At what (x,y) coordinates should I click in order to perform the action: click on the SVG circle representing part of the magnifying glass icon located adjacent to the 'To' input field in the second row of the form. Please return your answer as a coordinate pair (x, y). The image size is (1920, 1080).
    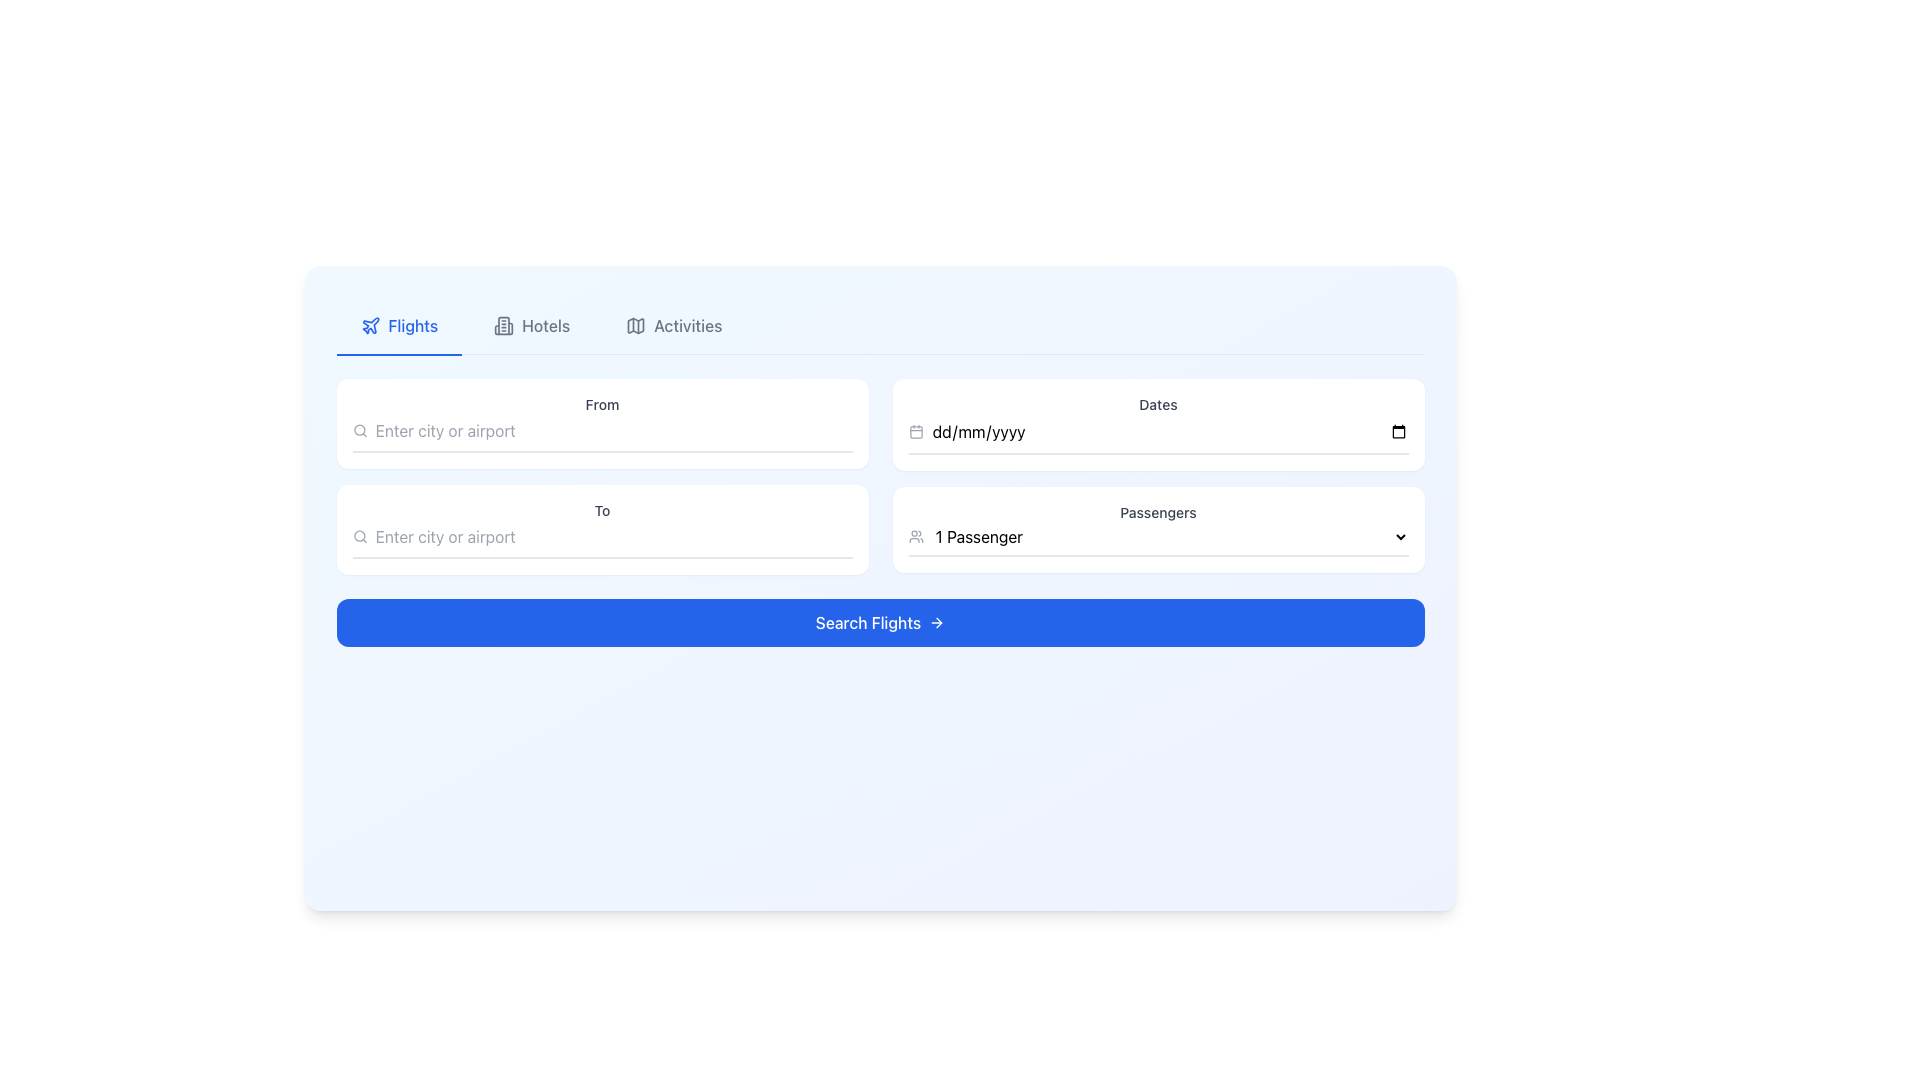
    Looking at the image, I should click on (359, 429).